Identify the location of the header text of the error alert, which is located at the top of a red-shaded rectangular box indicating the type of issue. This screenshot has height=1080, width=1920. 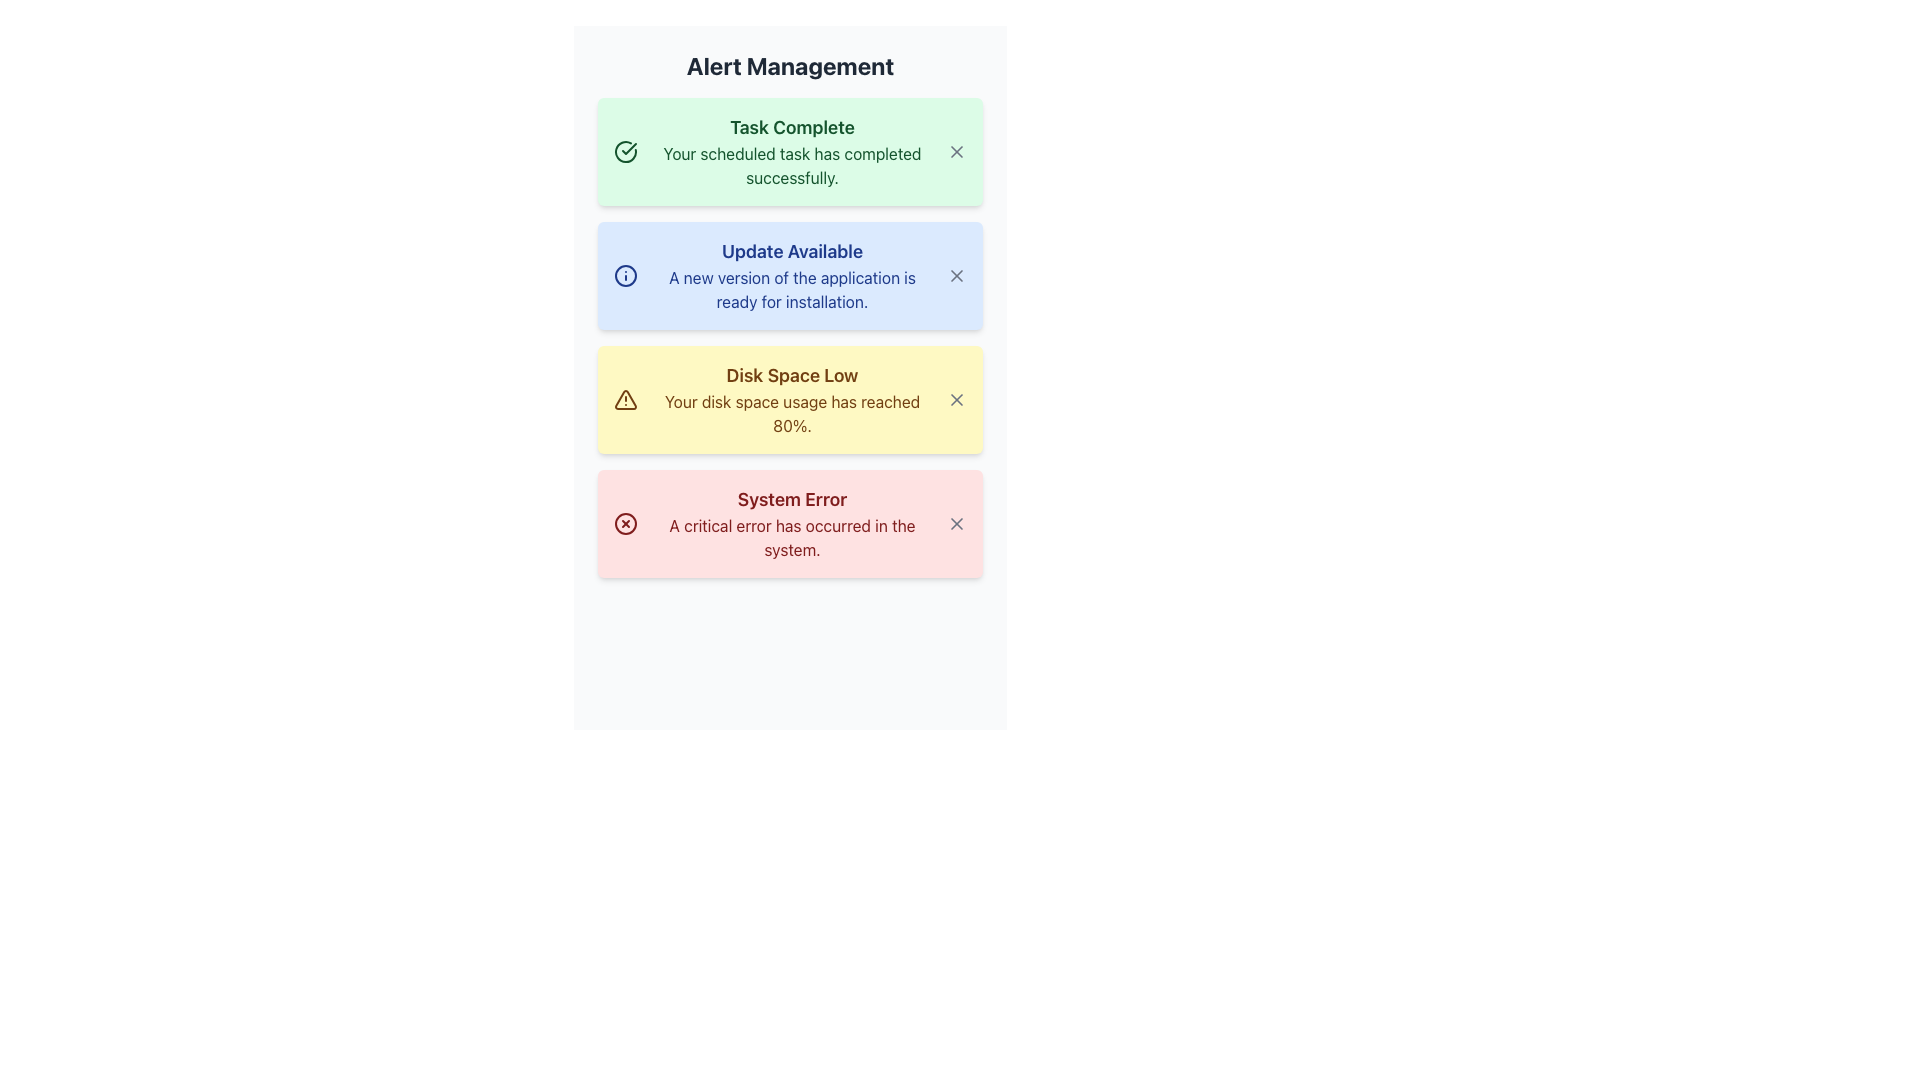
(791, 499).